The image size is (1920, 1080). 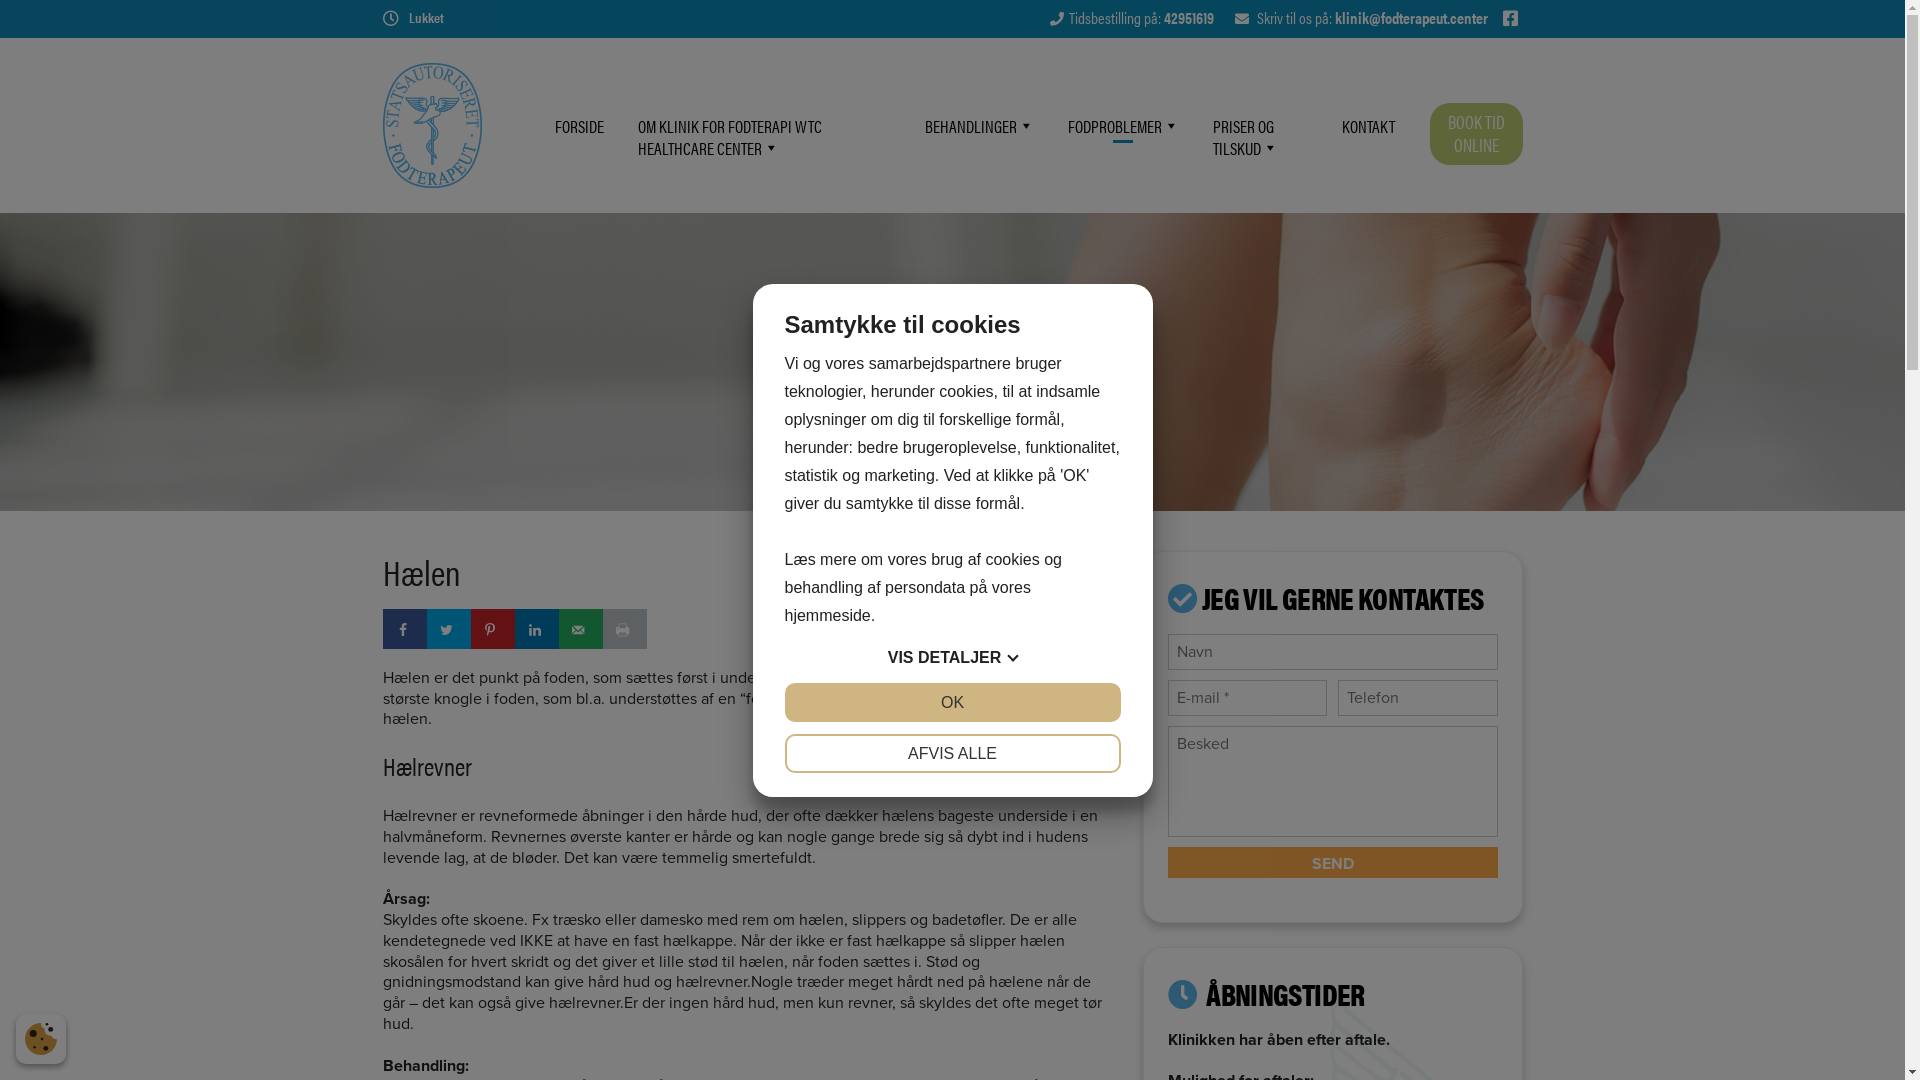 I want to click on 'VIS DETALJER', so click(x=782, y=657).